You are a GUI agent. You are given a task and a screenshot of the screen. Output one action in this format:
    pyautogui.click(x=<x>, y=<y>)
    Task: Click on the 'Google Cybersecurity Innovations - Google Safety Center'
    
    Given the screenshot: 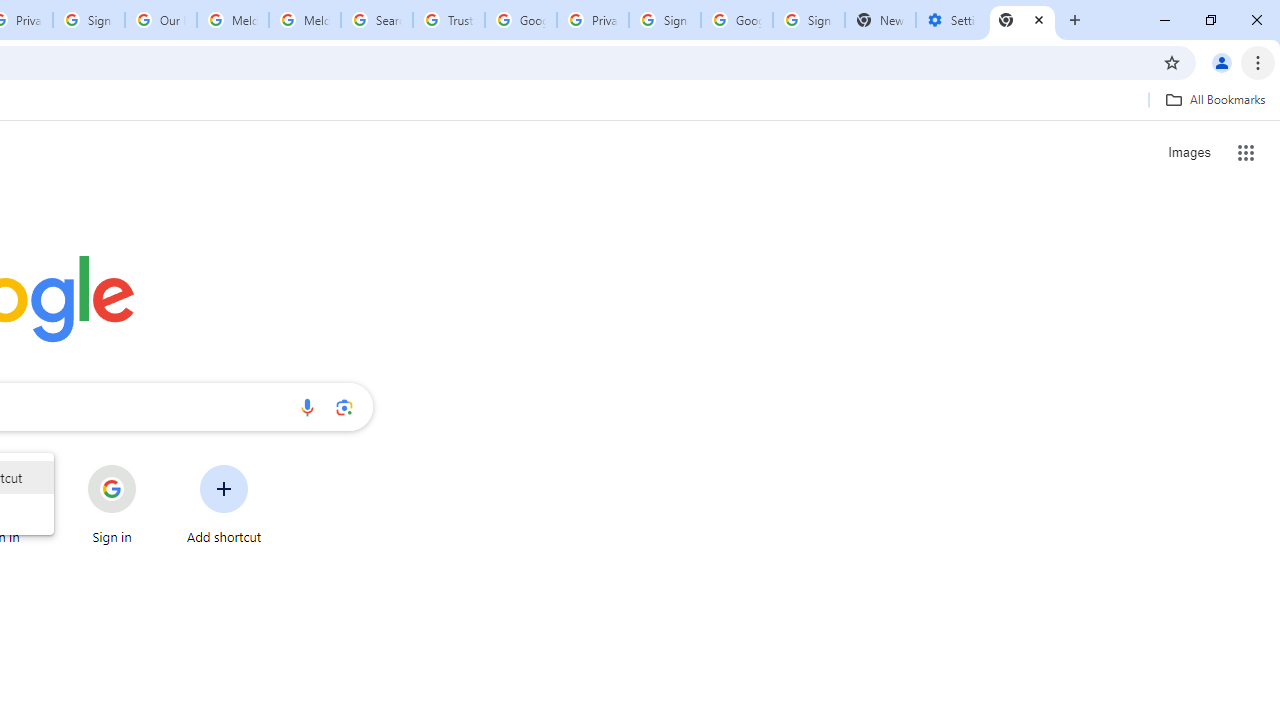 What is the action you would take?
    pyautogui.click(x=736, y=20)
    